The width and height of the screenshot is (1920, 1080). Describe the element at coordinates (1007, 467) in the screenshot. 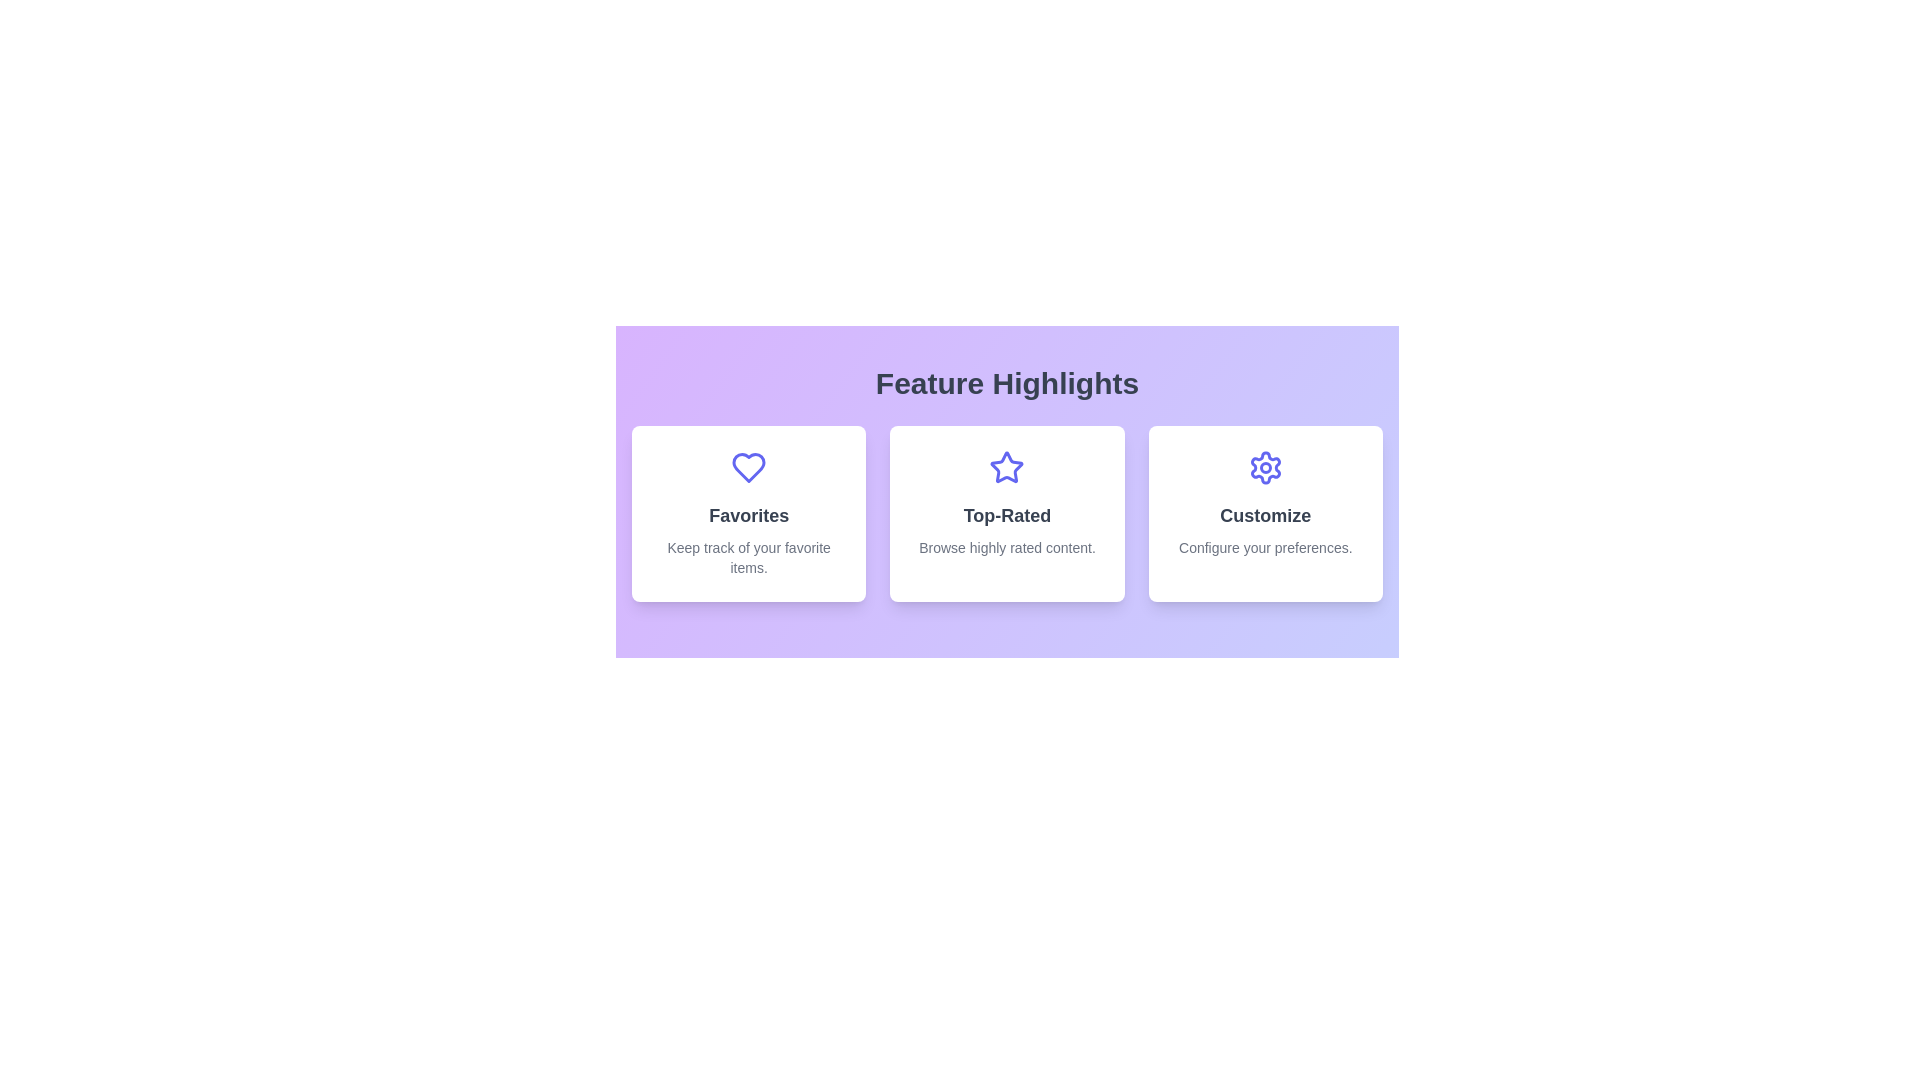

I see `the indigo star-shaped icon located in the second card with the heading 'Top-Rated' and descriptive text 'Browse highly rated content.'` at that location.